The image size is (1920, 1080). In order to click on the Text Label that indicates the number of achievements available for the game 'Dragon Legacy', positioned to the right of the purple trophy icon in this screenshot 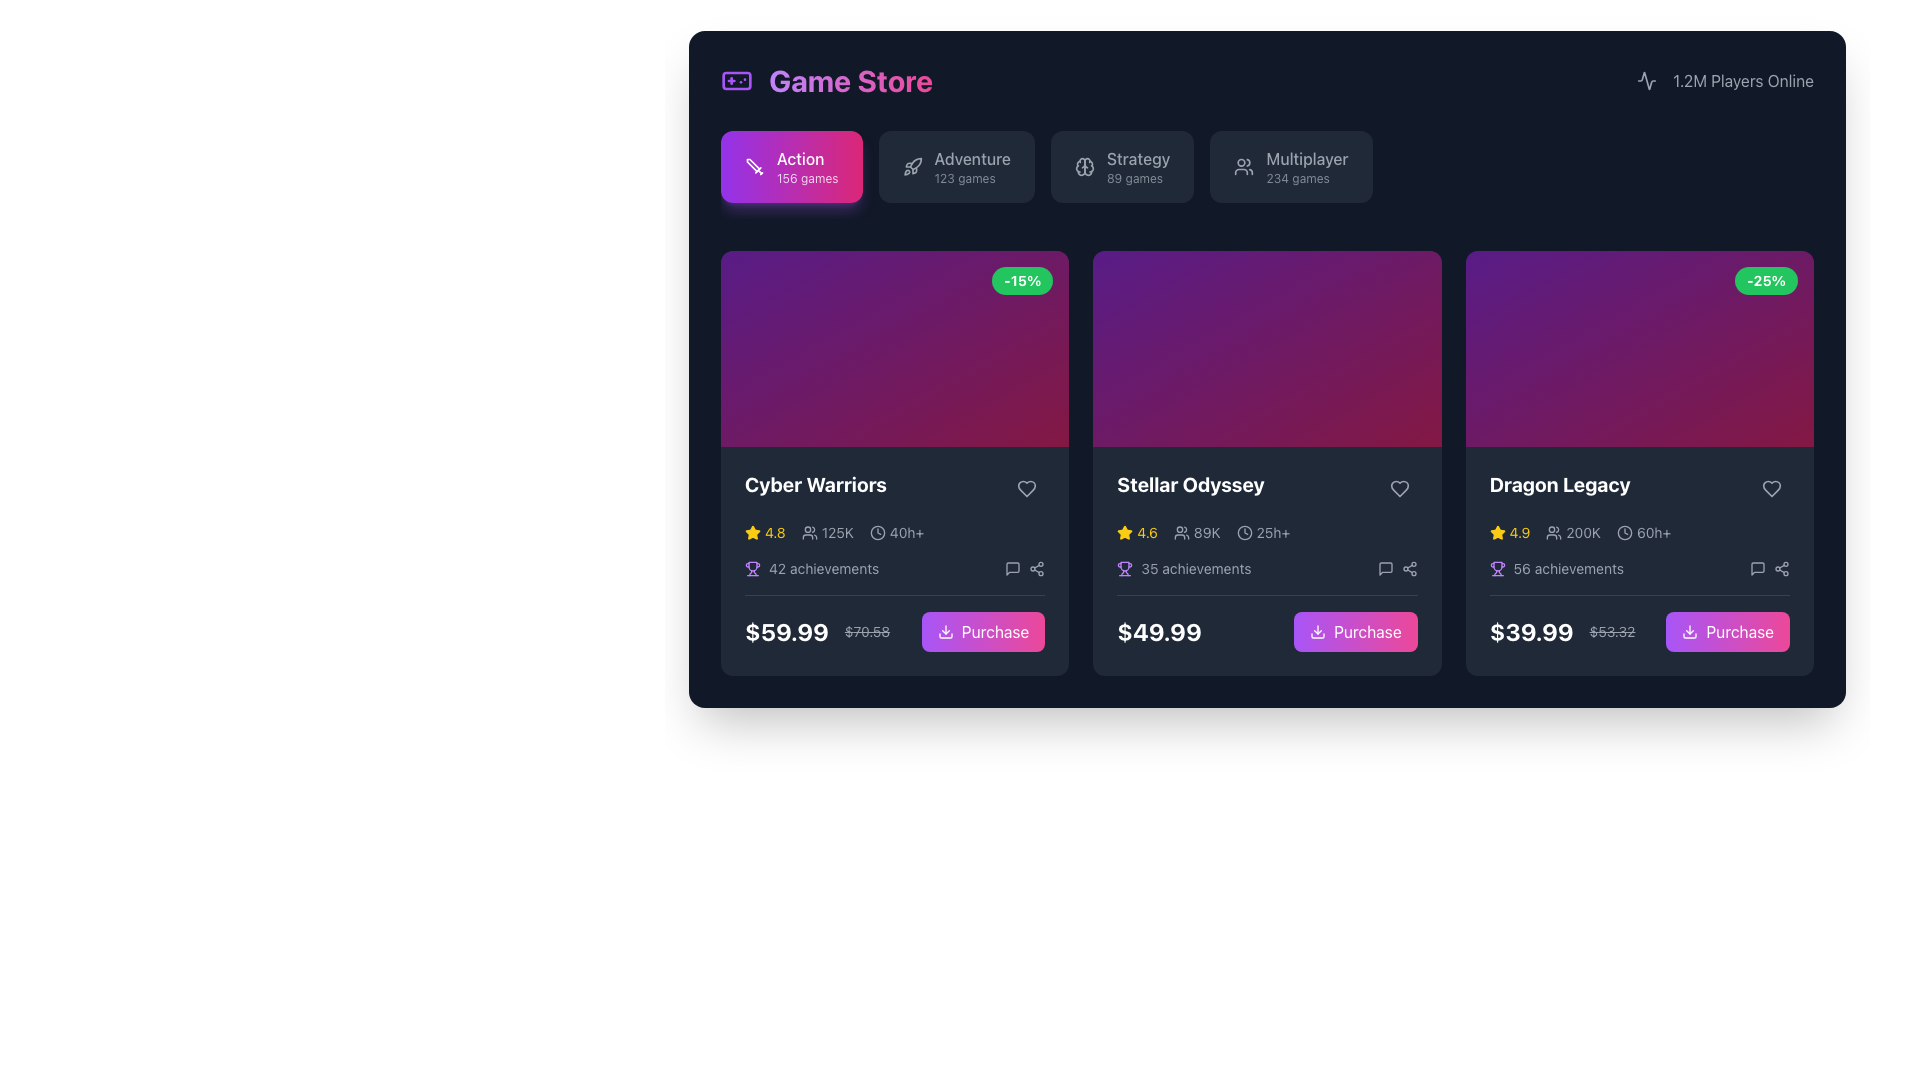, I will do `click(1567, 568)`.